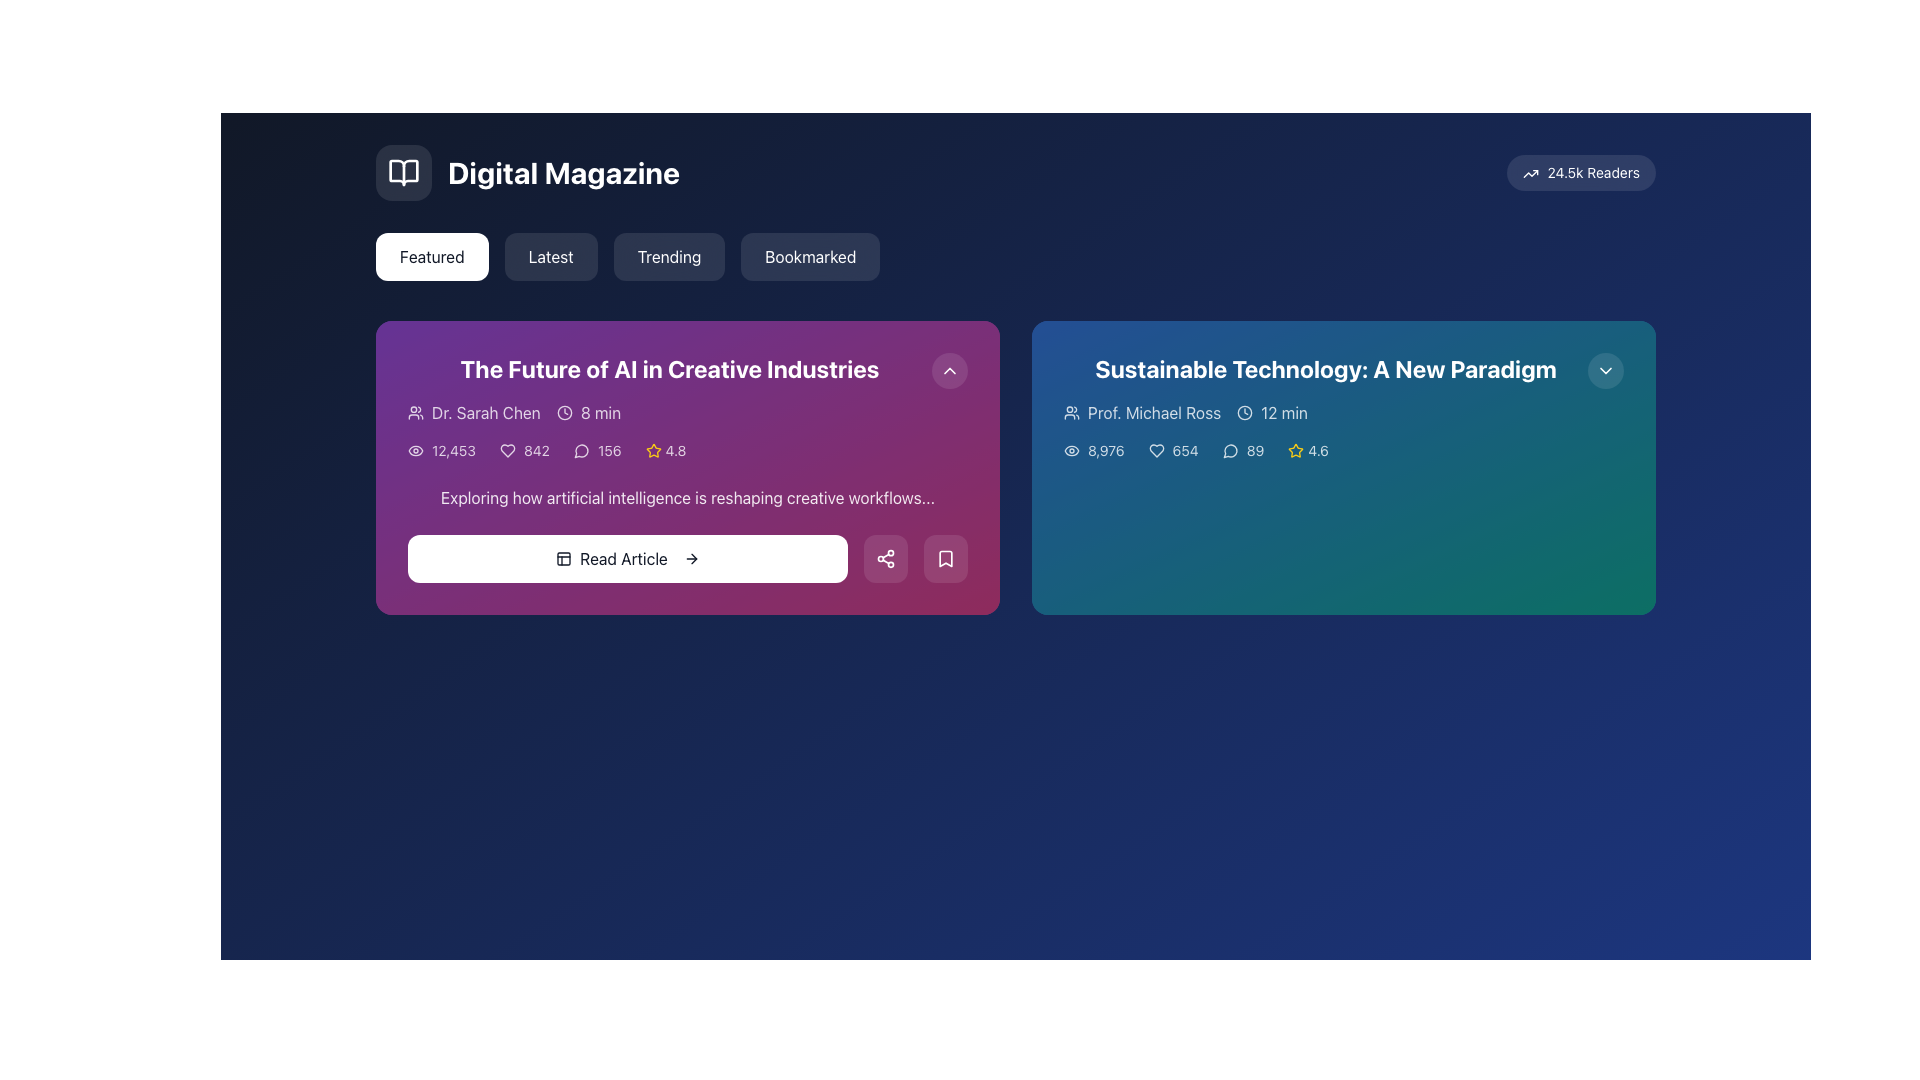 Image resolution: width=1920 pixels, height=1080 pixels. What do you see at coordinates (431, 256) in the screenshot?
I see `the white rectangular button labeled 'Featured' with rounded corners` at bounding box center [431, 256].